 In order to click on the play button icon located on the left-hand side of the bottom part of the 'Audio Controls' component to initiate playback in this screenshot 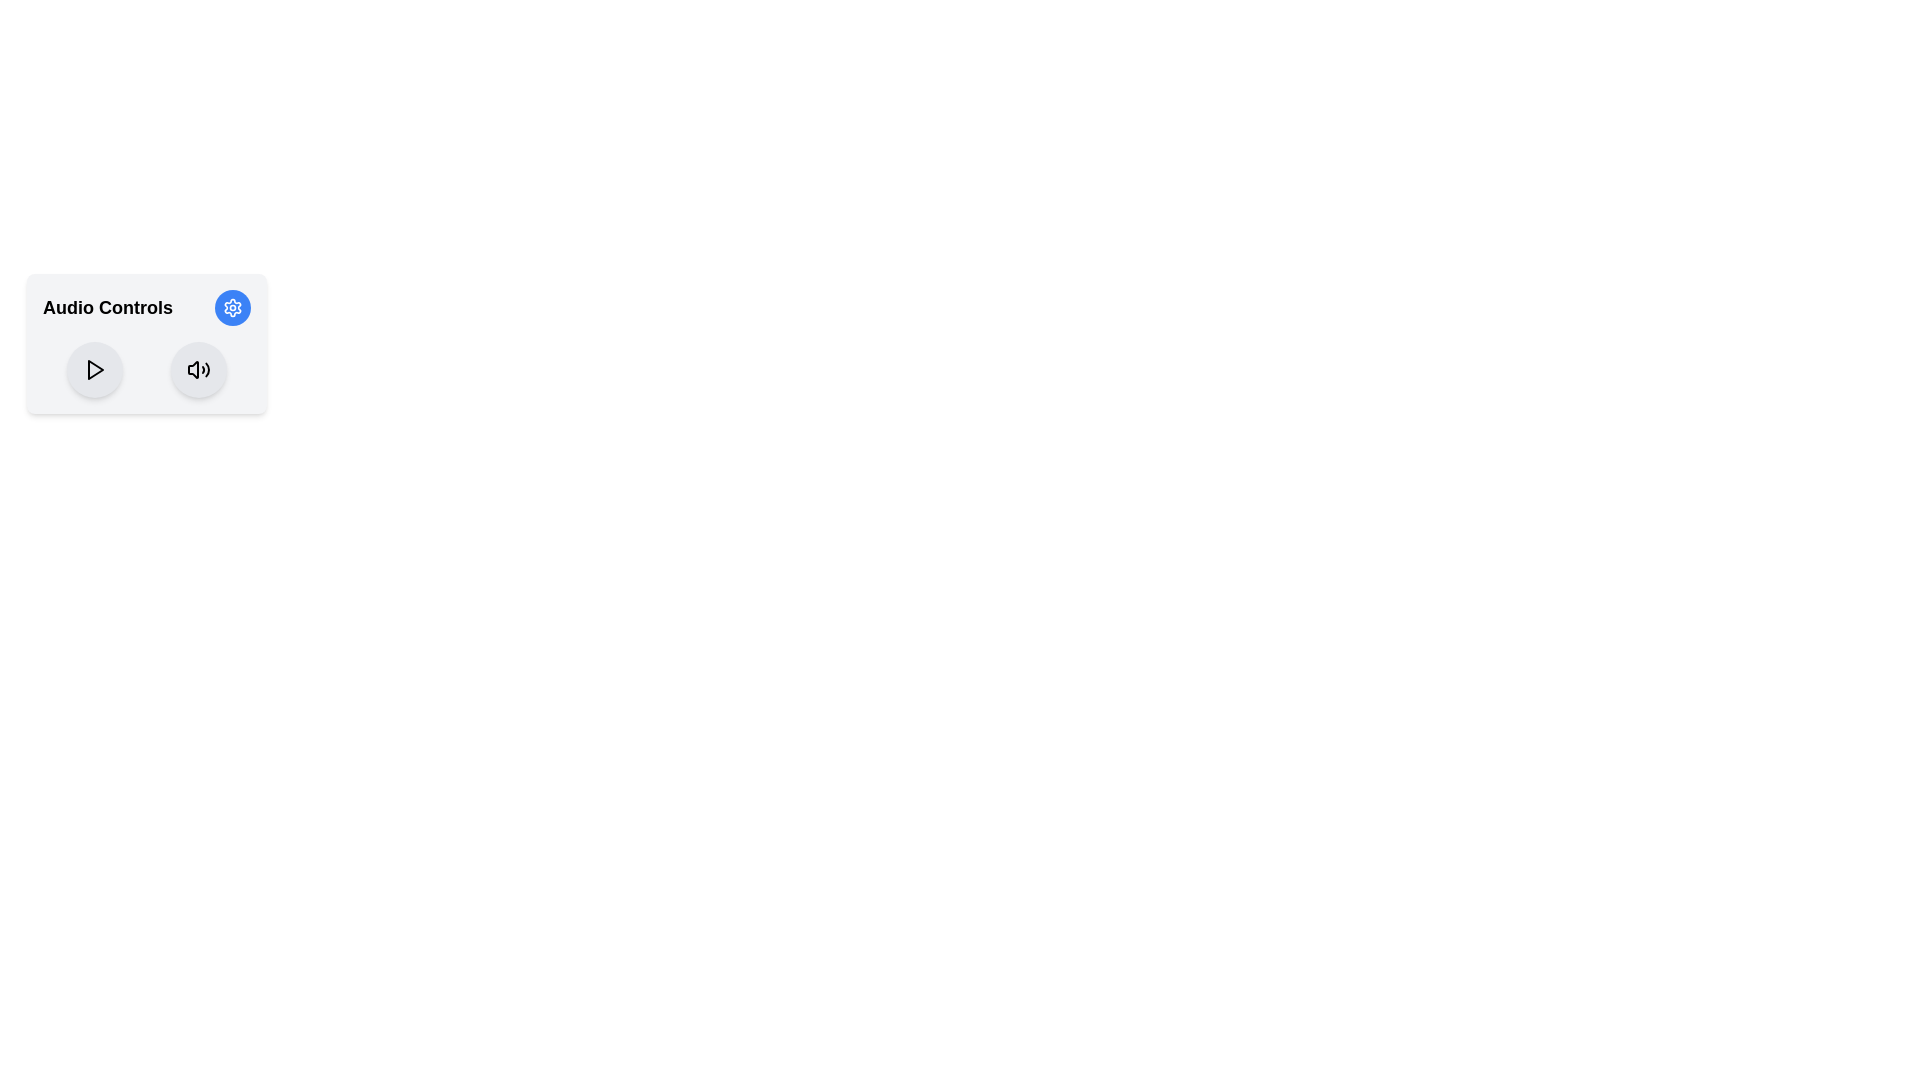, I will do `click(95, 370)`.